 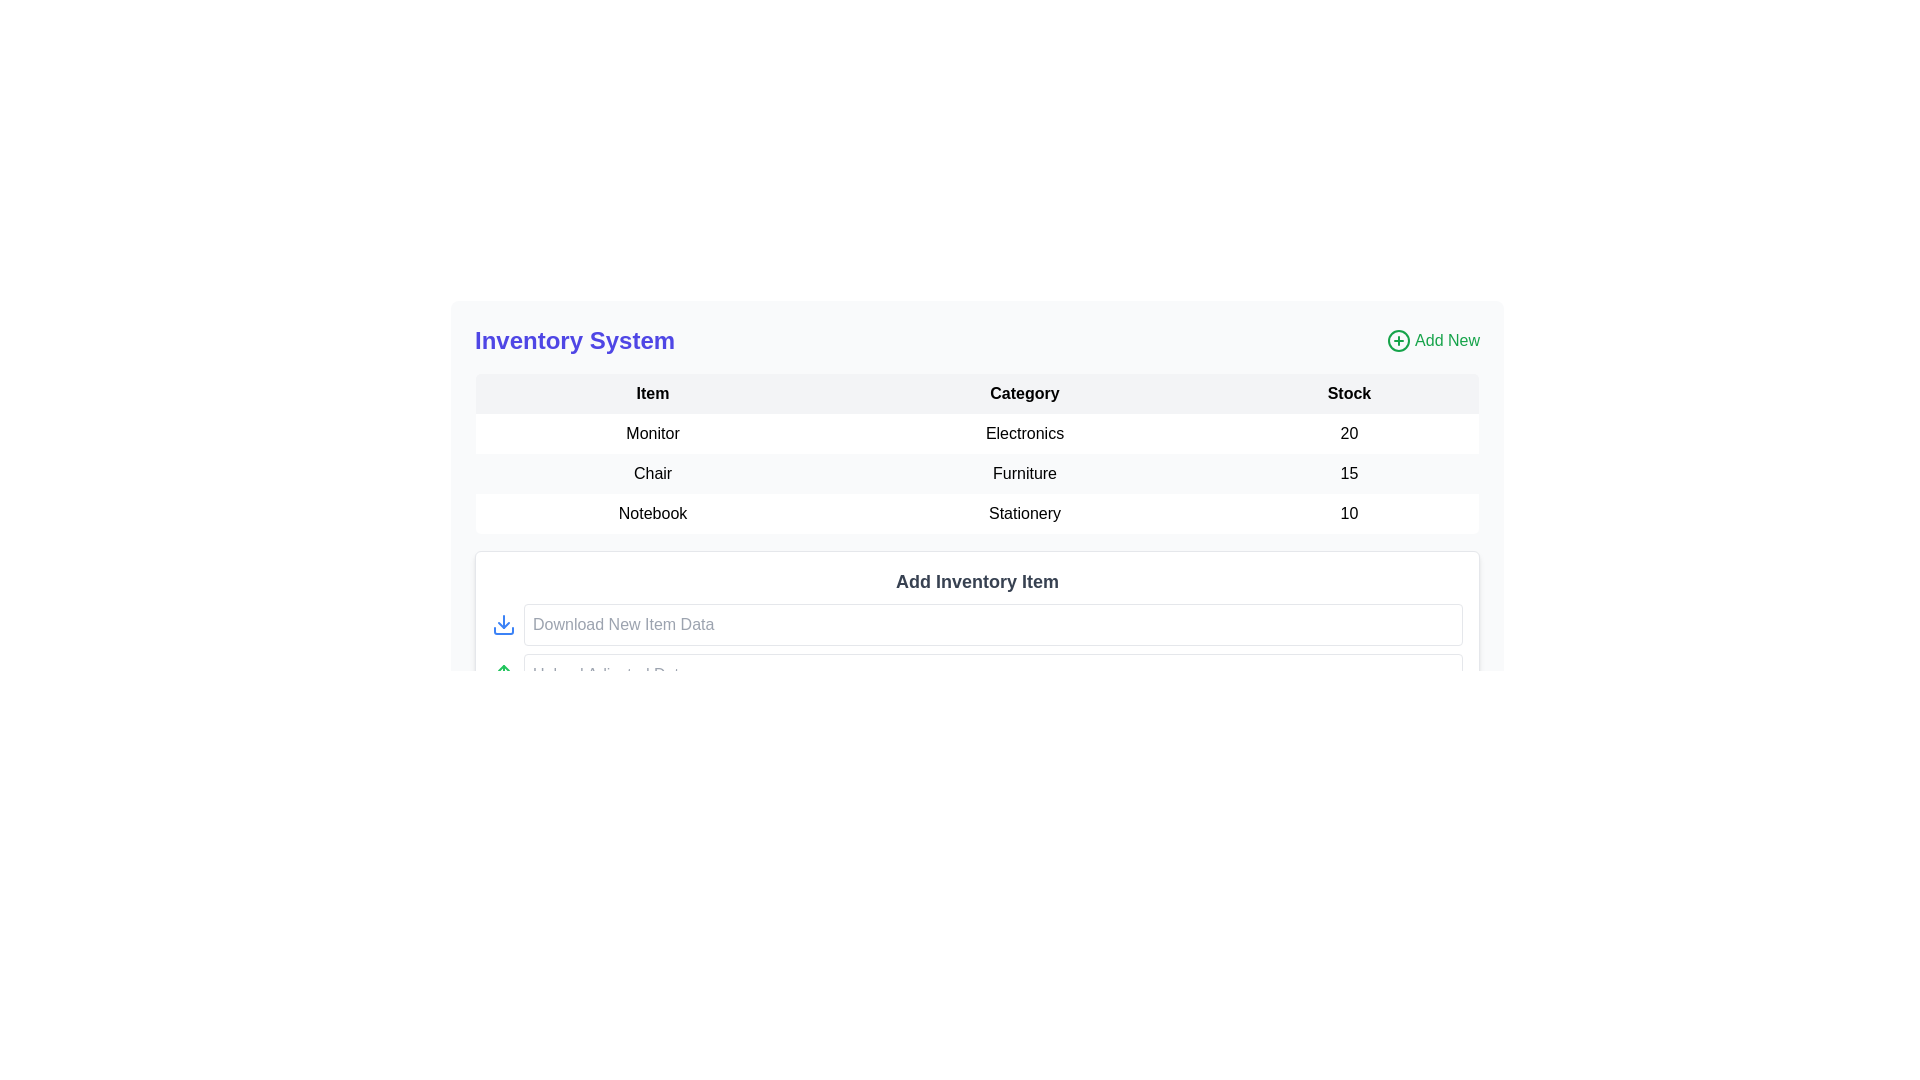 I want to click on the 'Item' text label, which is the first header in a table with a light gray background, displaying in bold black font, so click(x=652, y=393).